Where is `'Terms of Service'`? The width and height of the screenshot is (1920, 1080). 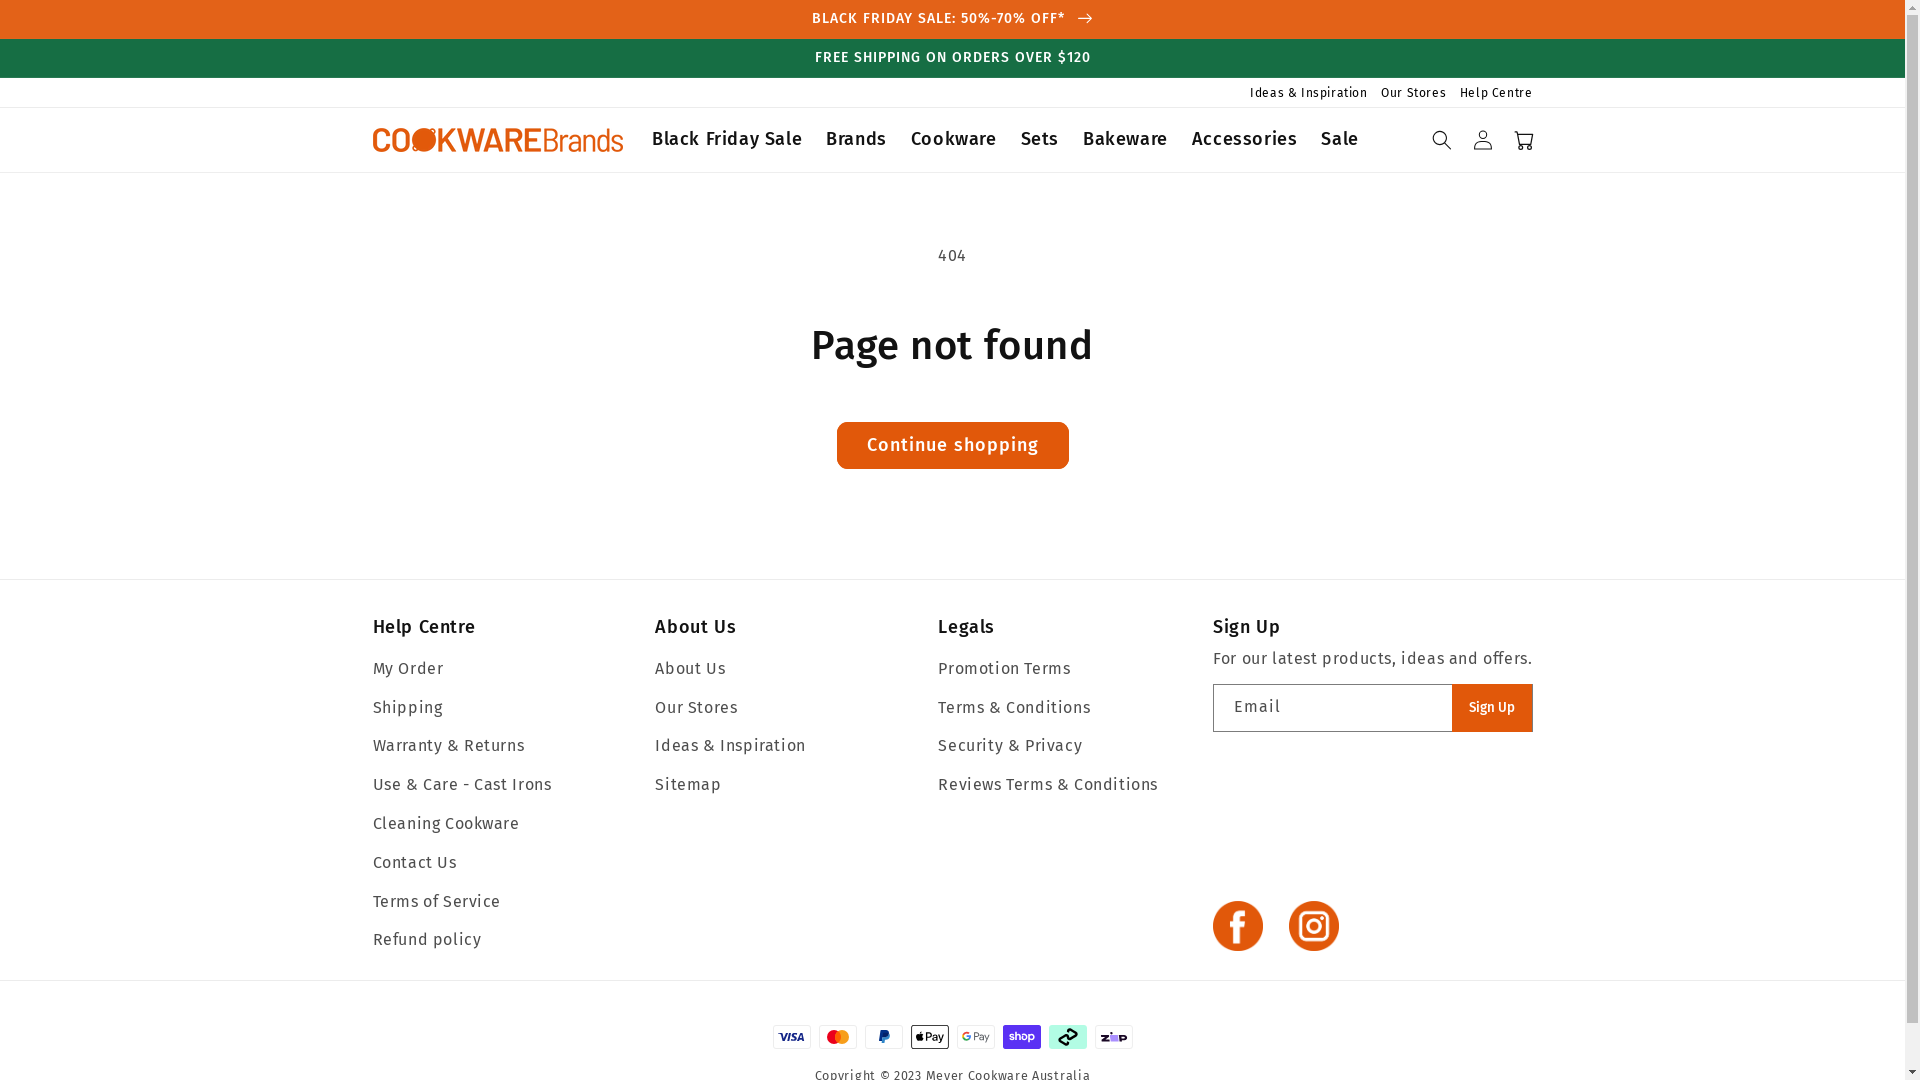
'Terms of Service' is located at coordinates (435, 902).